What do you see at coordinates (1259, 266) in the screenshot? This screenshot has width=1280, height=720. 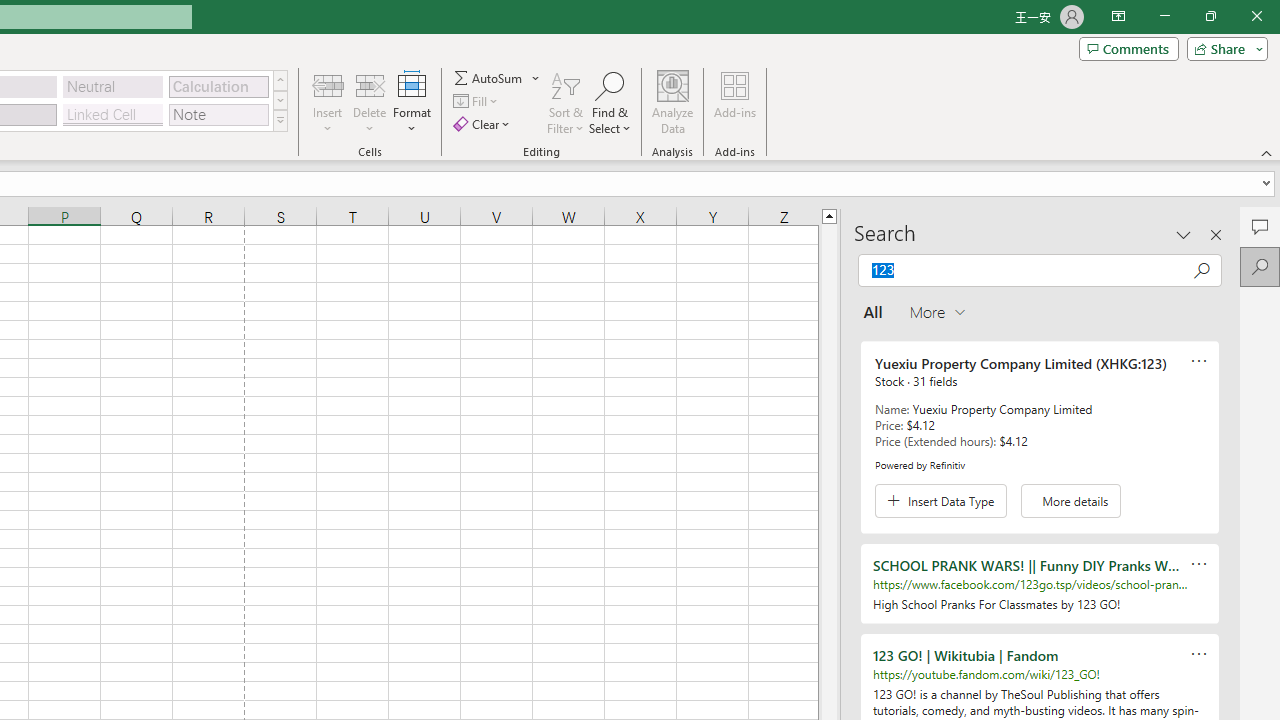 I see `'Search'` at bounding box center [1259, 266].